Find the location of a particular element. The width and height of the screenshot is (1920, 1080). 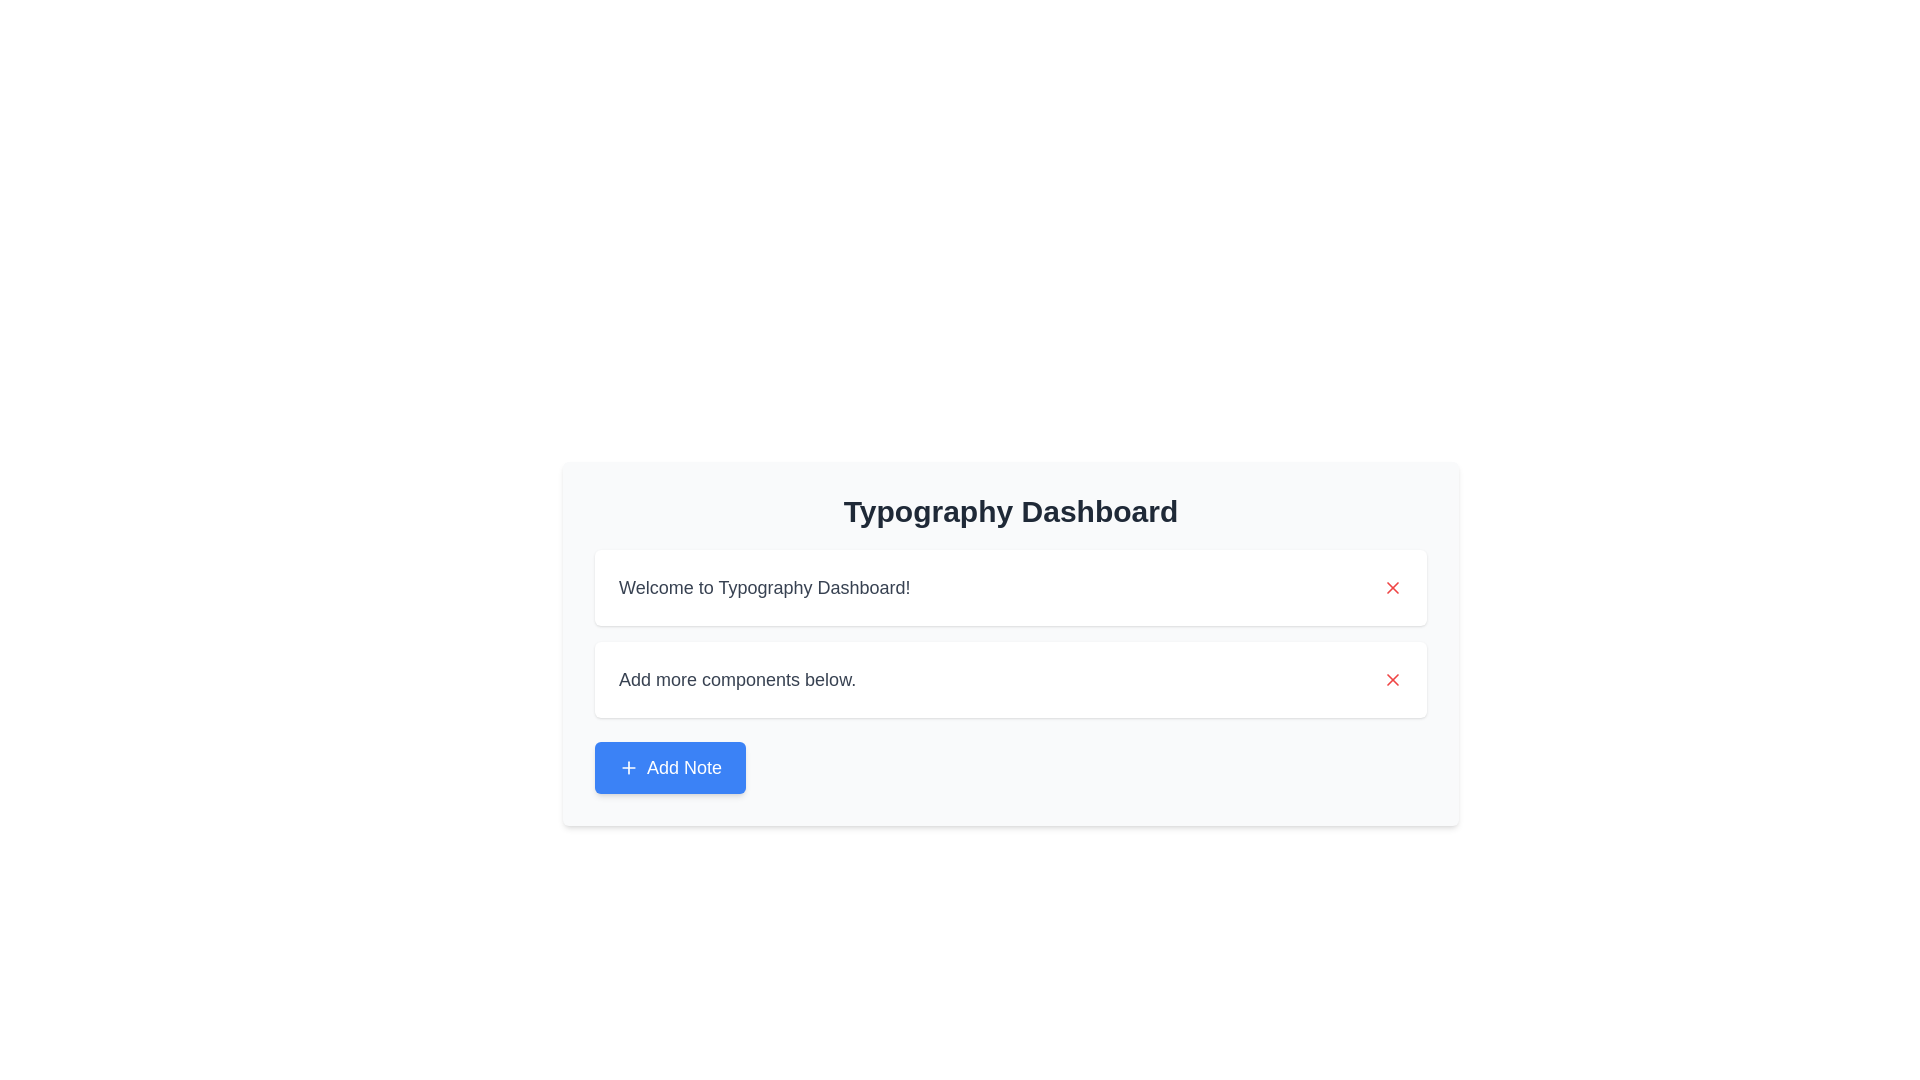

the welcoming message static text that displays the purpose of the dashboard, located below the 'Typography Dashboard' heading is located at coordinates (763, 586).